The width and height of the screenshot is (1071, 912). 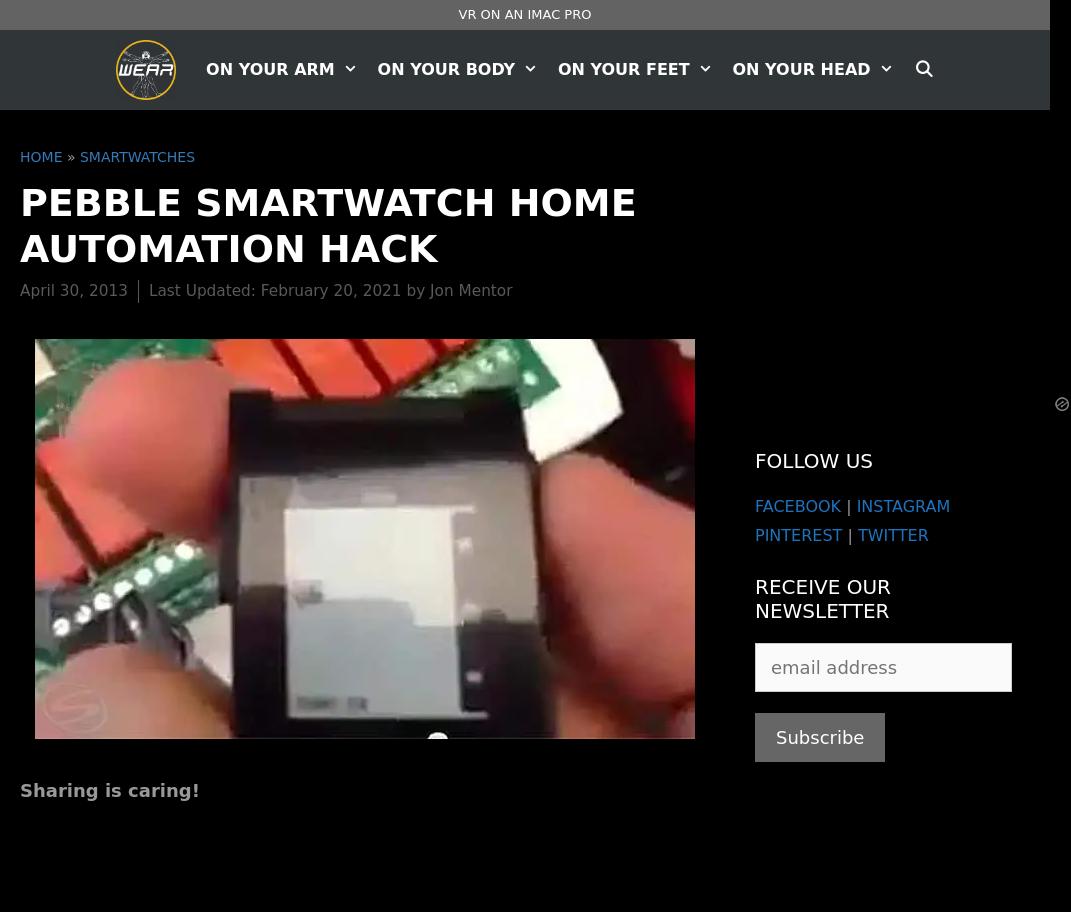 What do you see at coordinates (902, 505) in the screenshot?
I see `'INSTAGRAM'` at bounding box center [902, 505].